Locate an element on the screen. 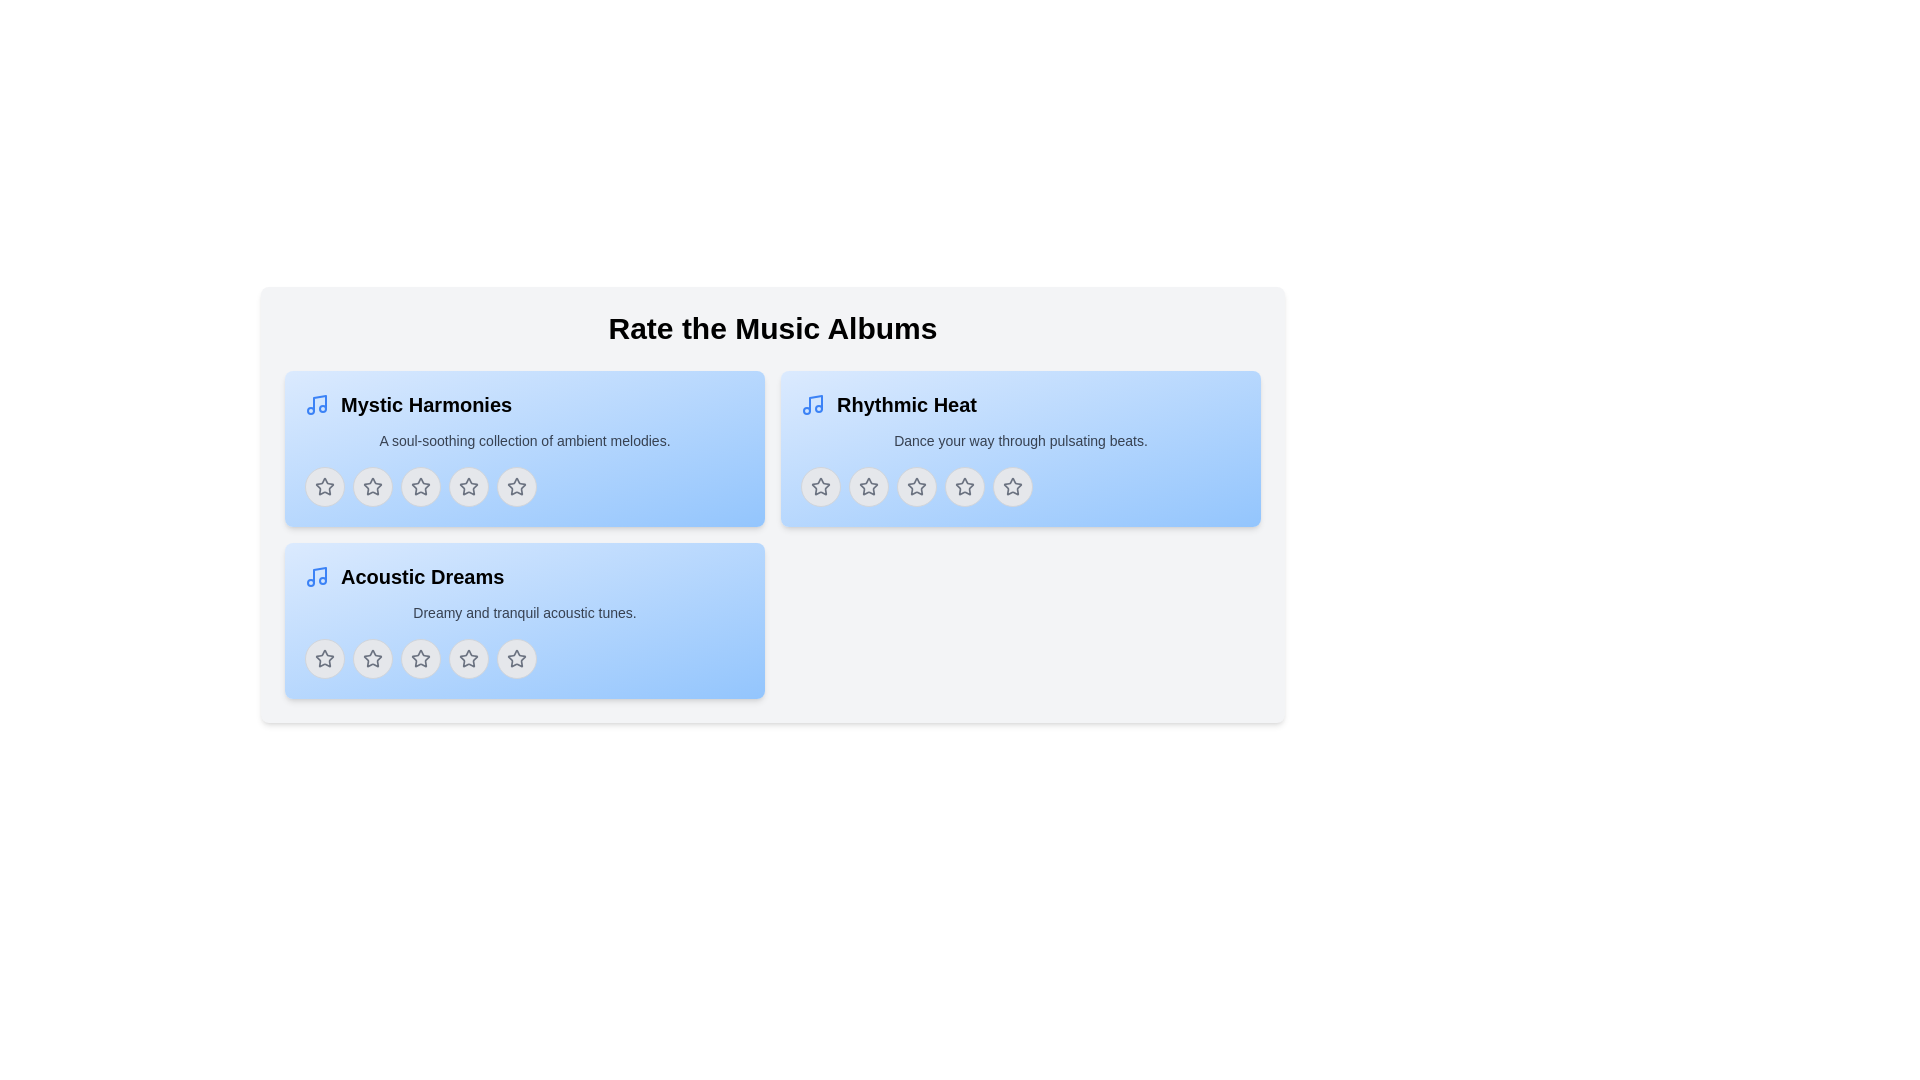  from the first star icon in the 'Acoustic Dreams' section is located at coordinates (325, 658).